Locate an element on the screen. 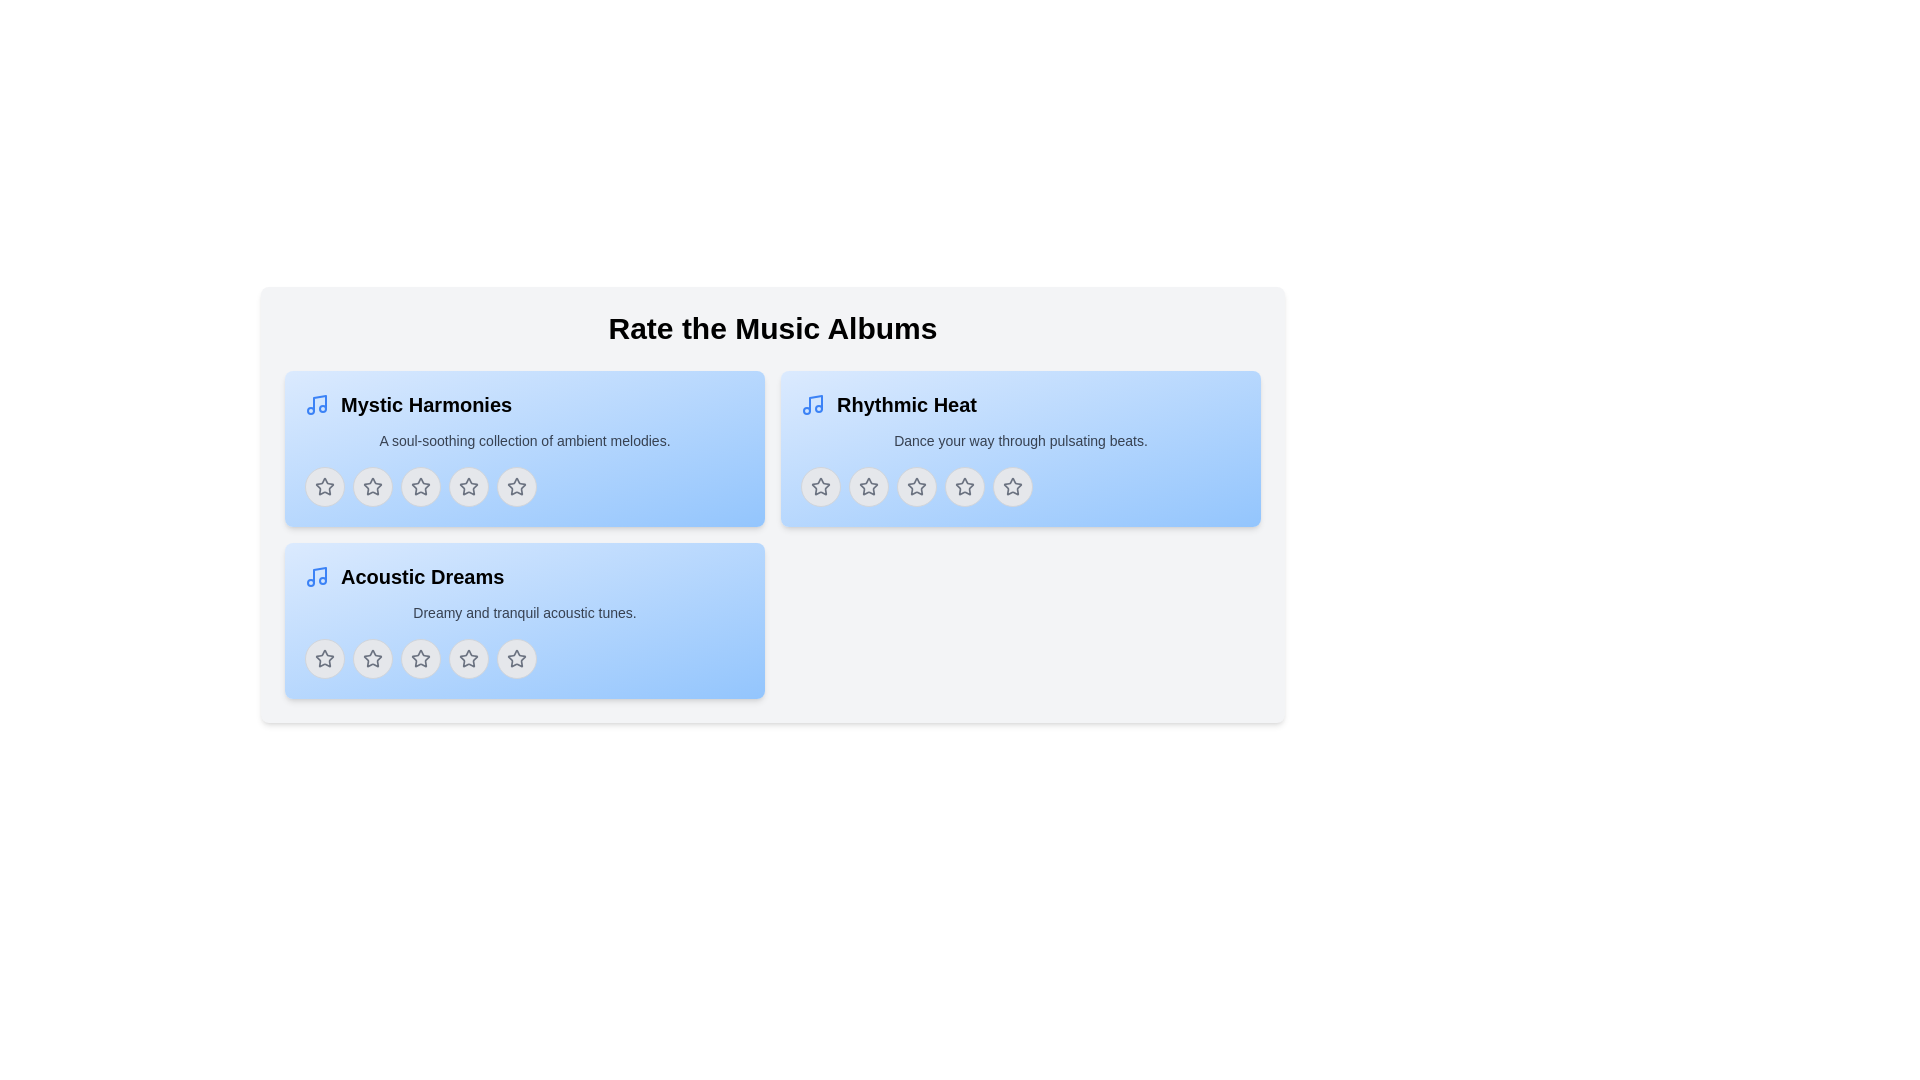  from the first star icon in the 'Acoustic Dreams' section is located at coordinates (325, 658).